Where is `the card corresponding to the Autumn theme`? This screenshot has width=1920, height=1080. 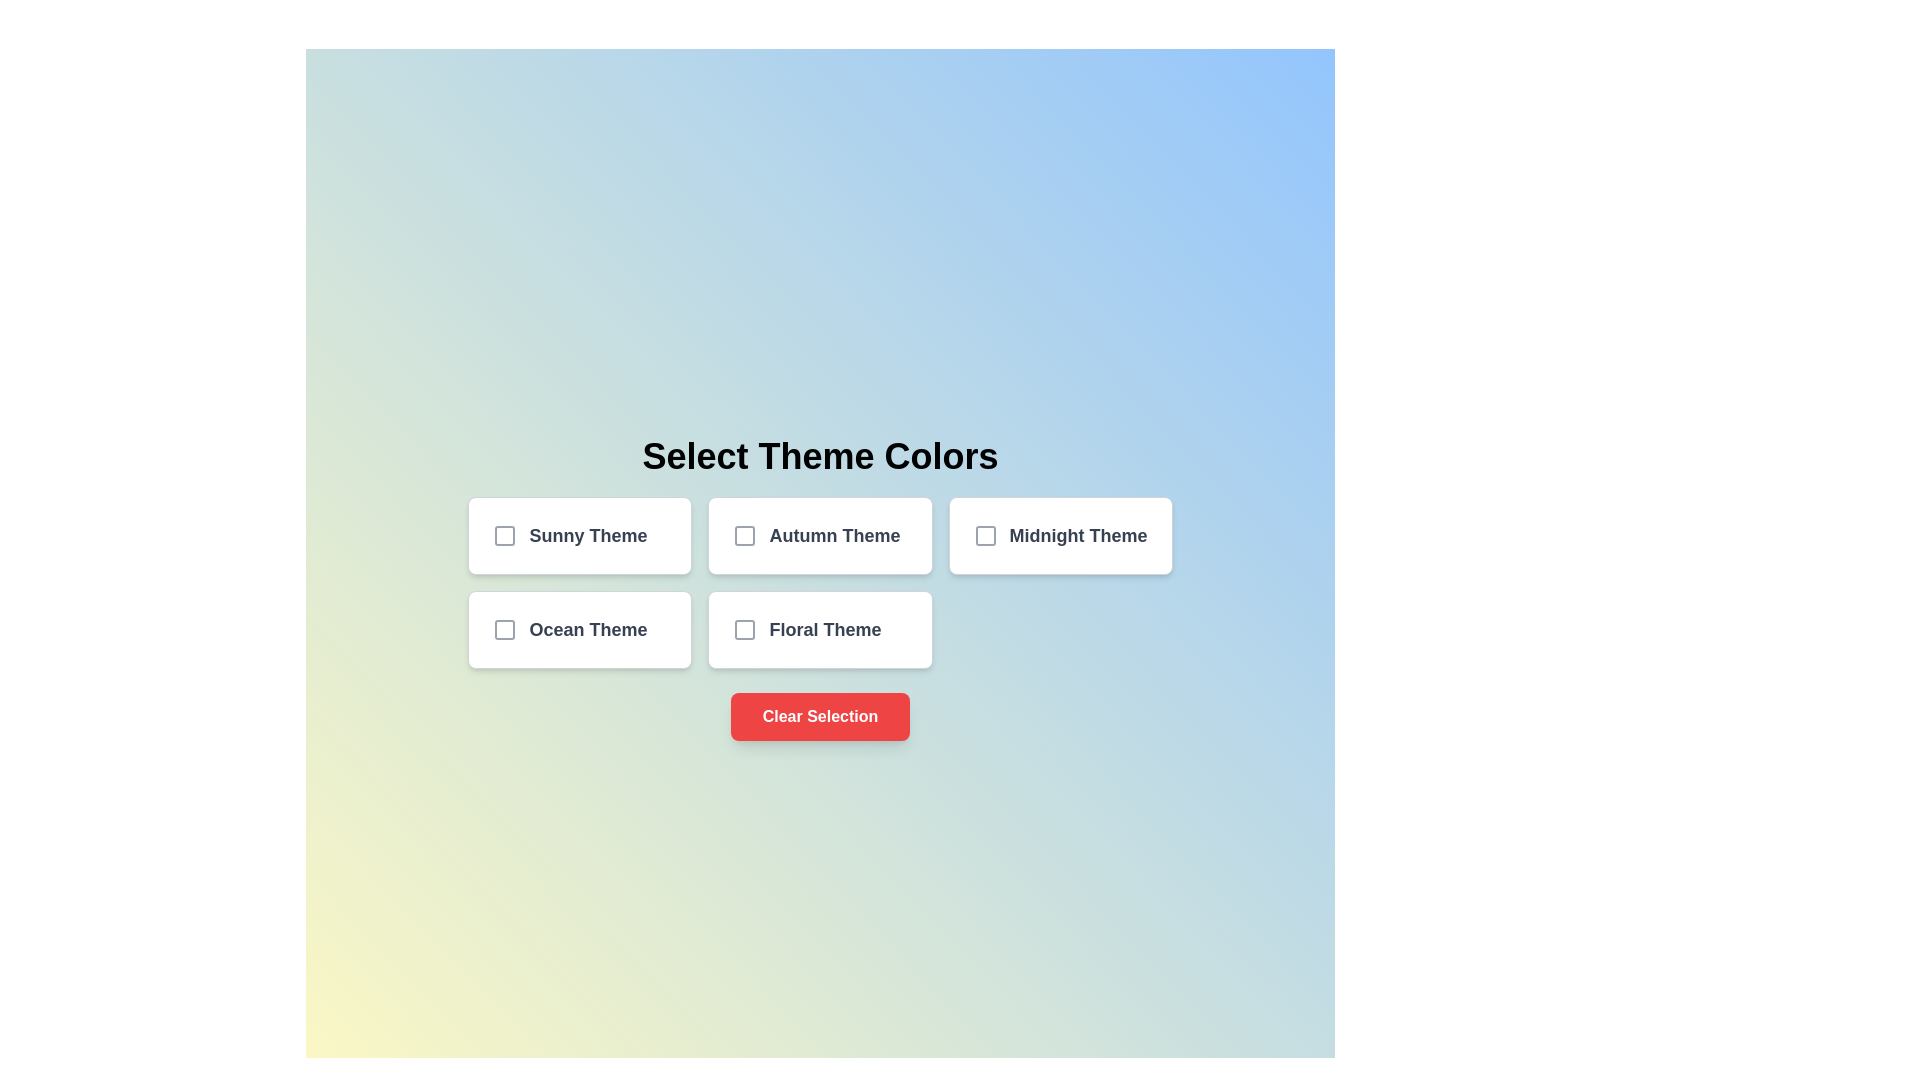 the card corresponding to the Autumn theme is located at coordinates (820, 535).